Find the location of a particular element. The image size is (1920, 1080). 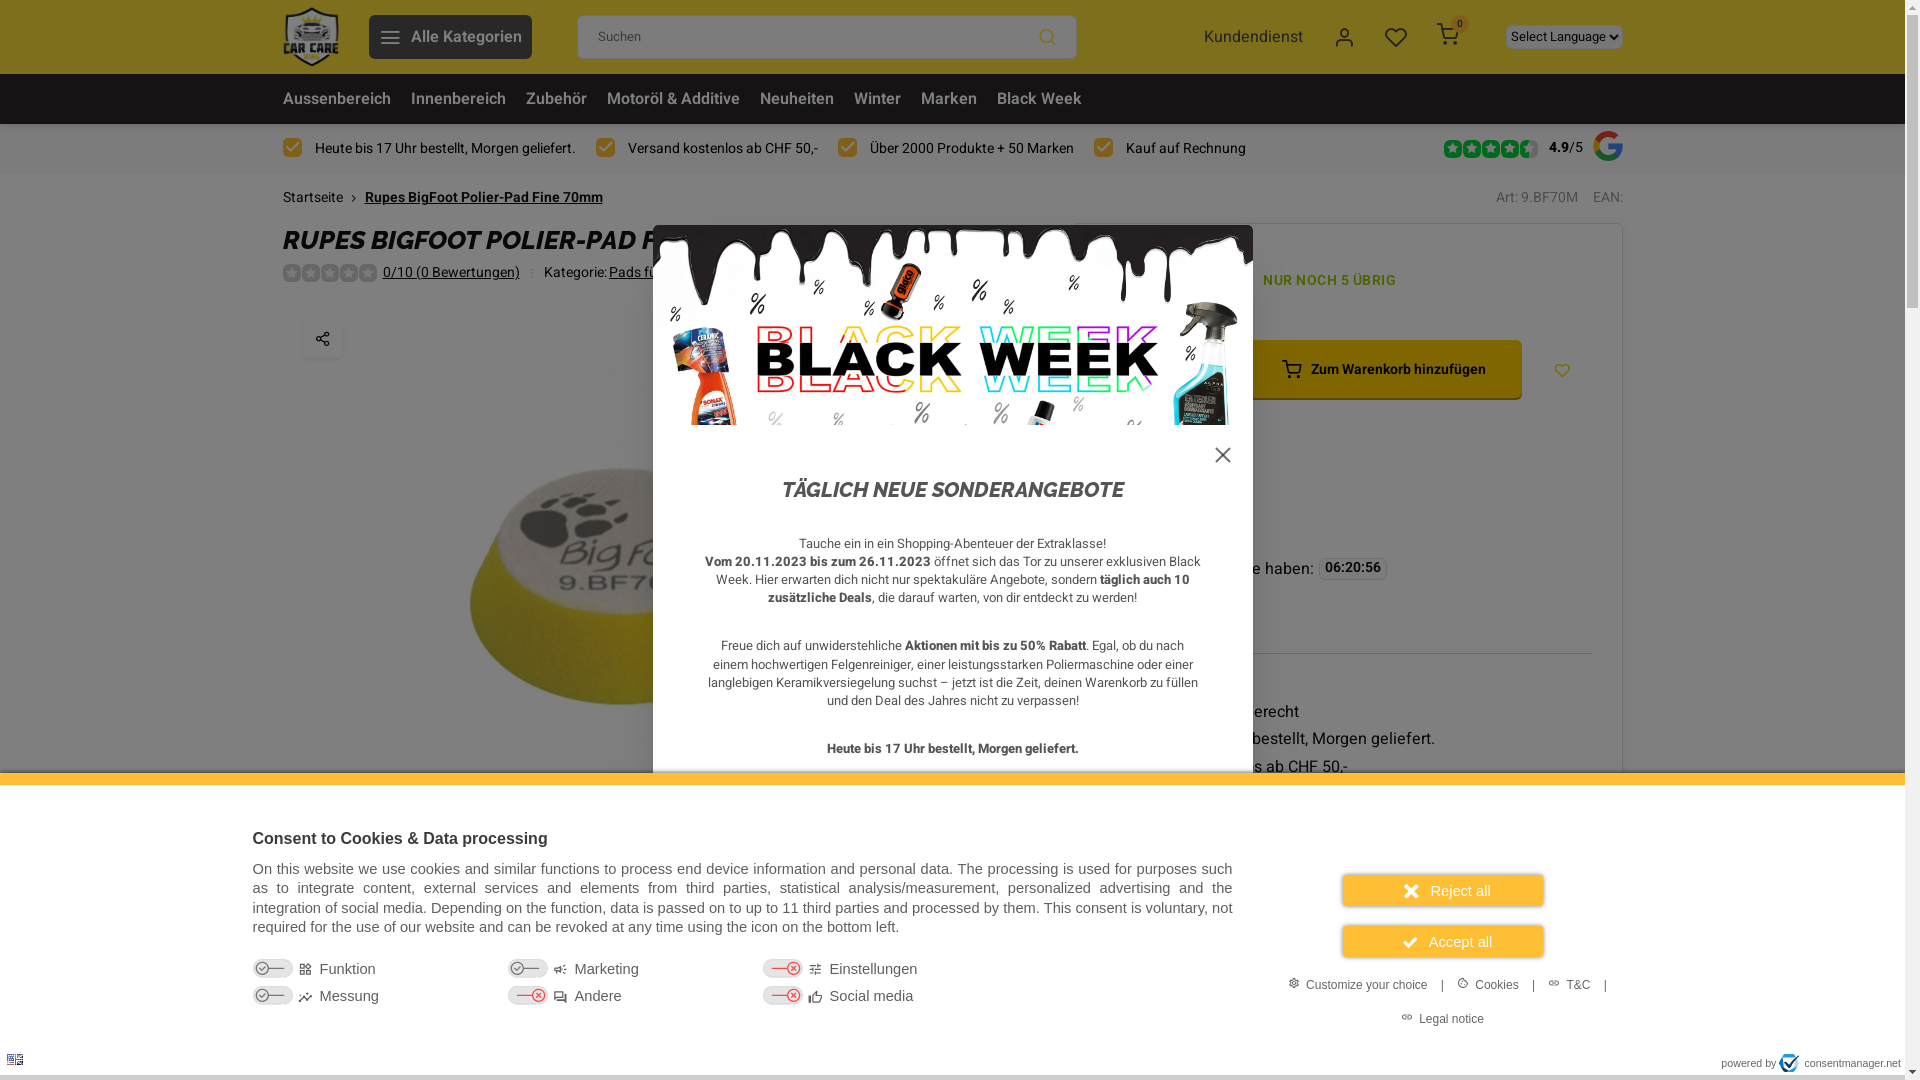

'T&C' is located at coordinates (1568, 982).